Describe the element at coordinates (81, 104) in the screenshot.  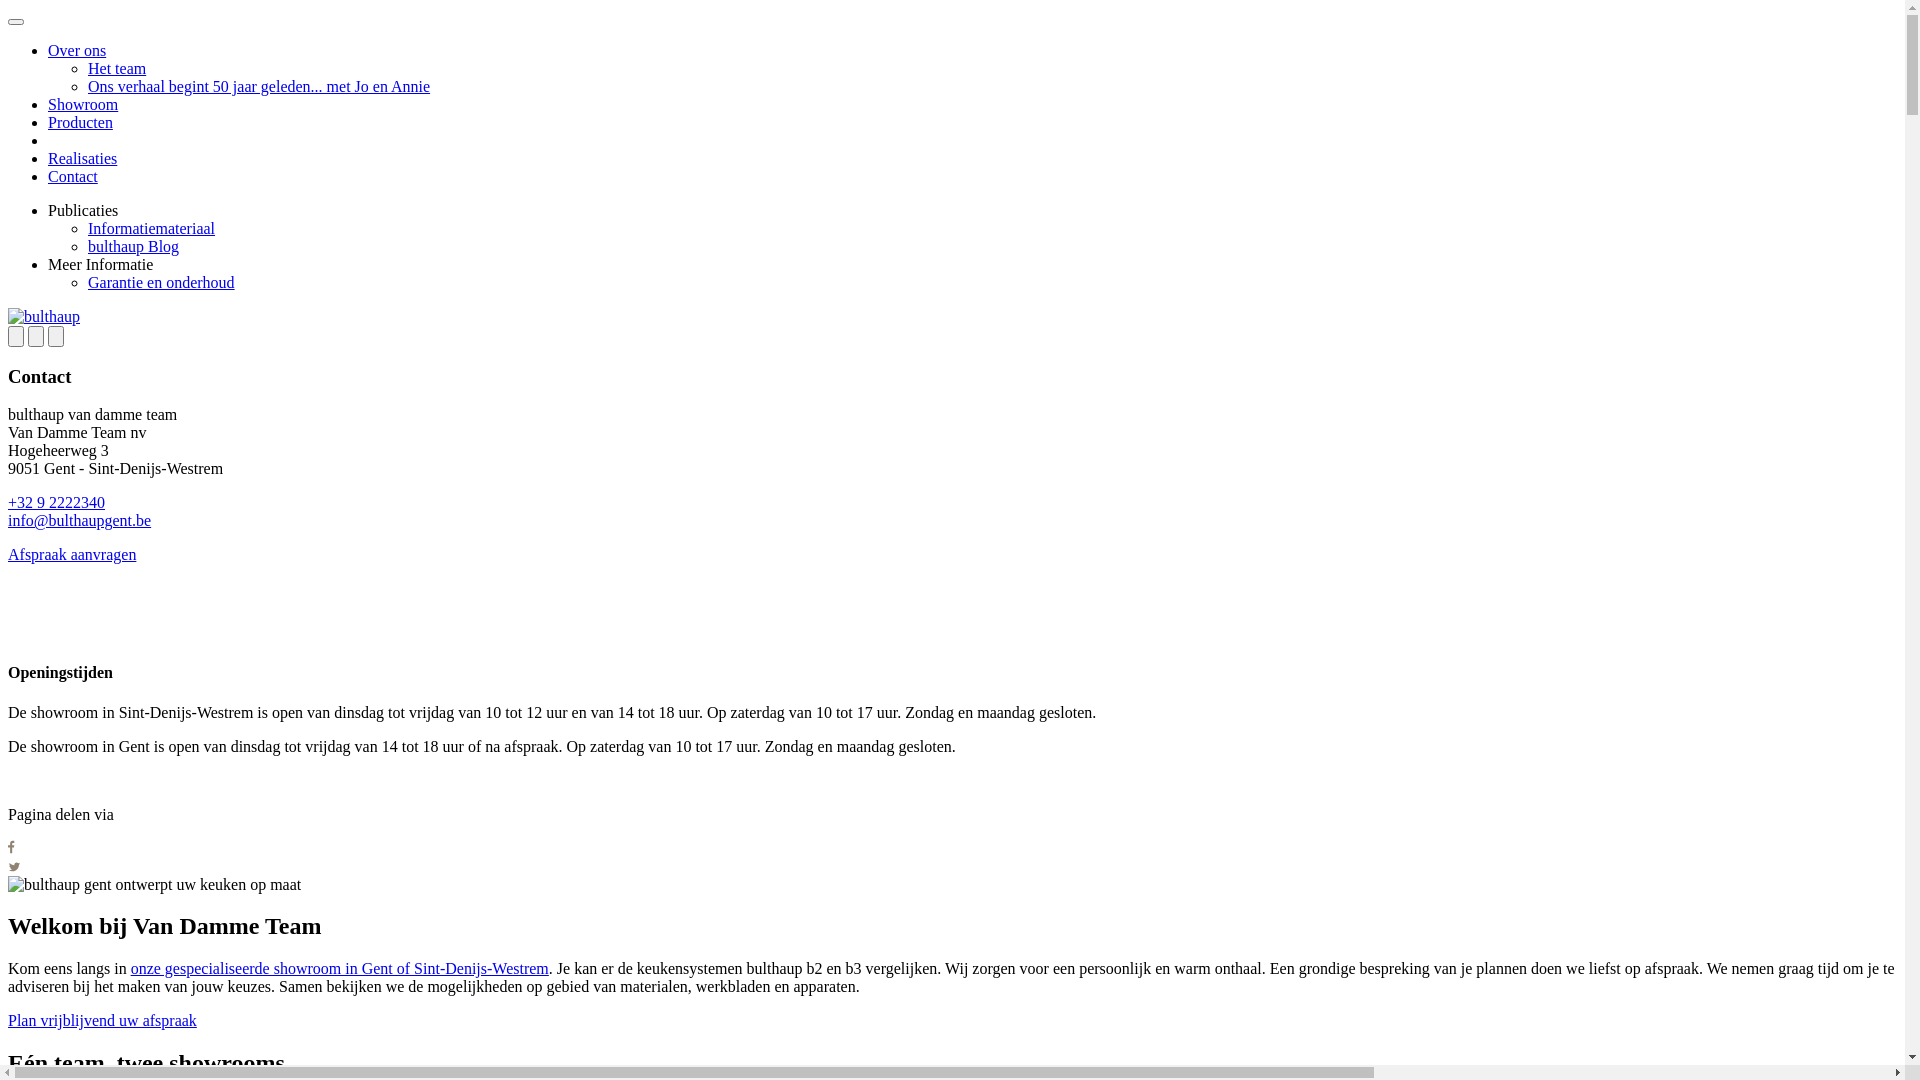
I see `'Showroom'` at that location.